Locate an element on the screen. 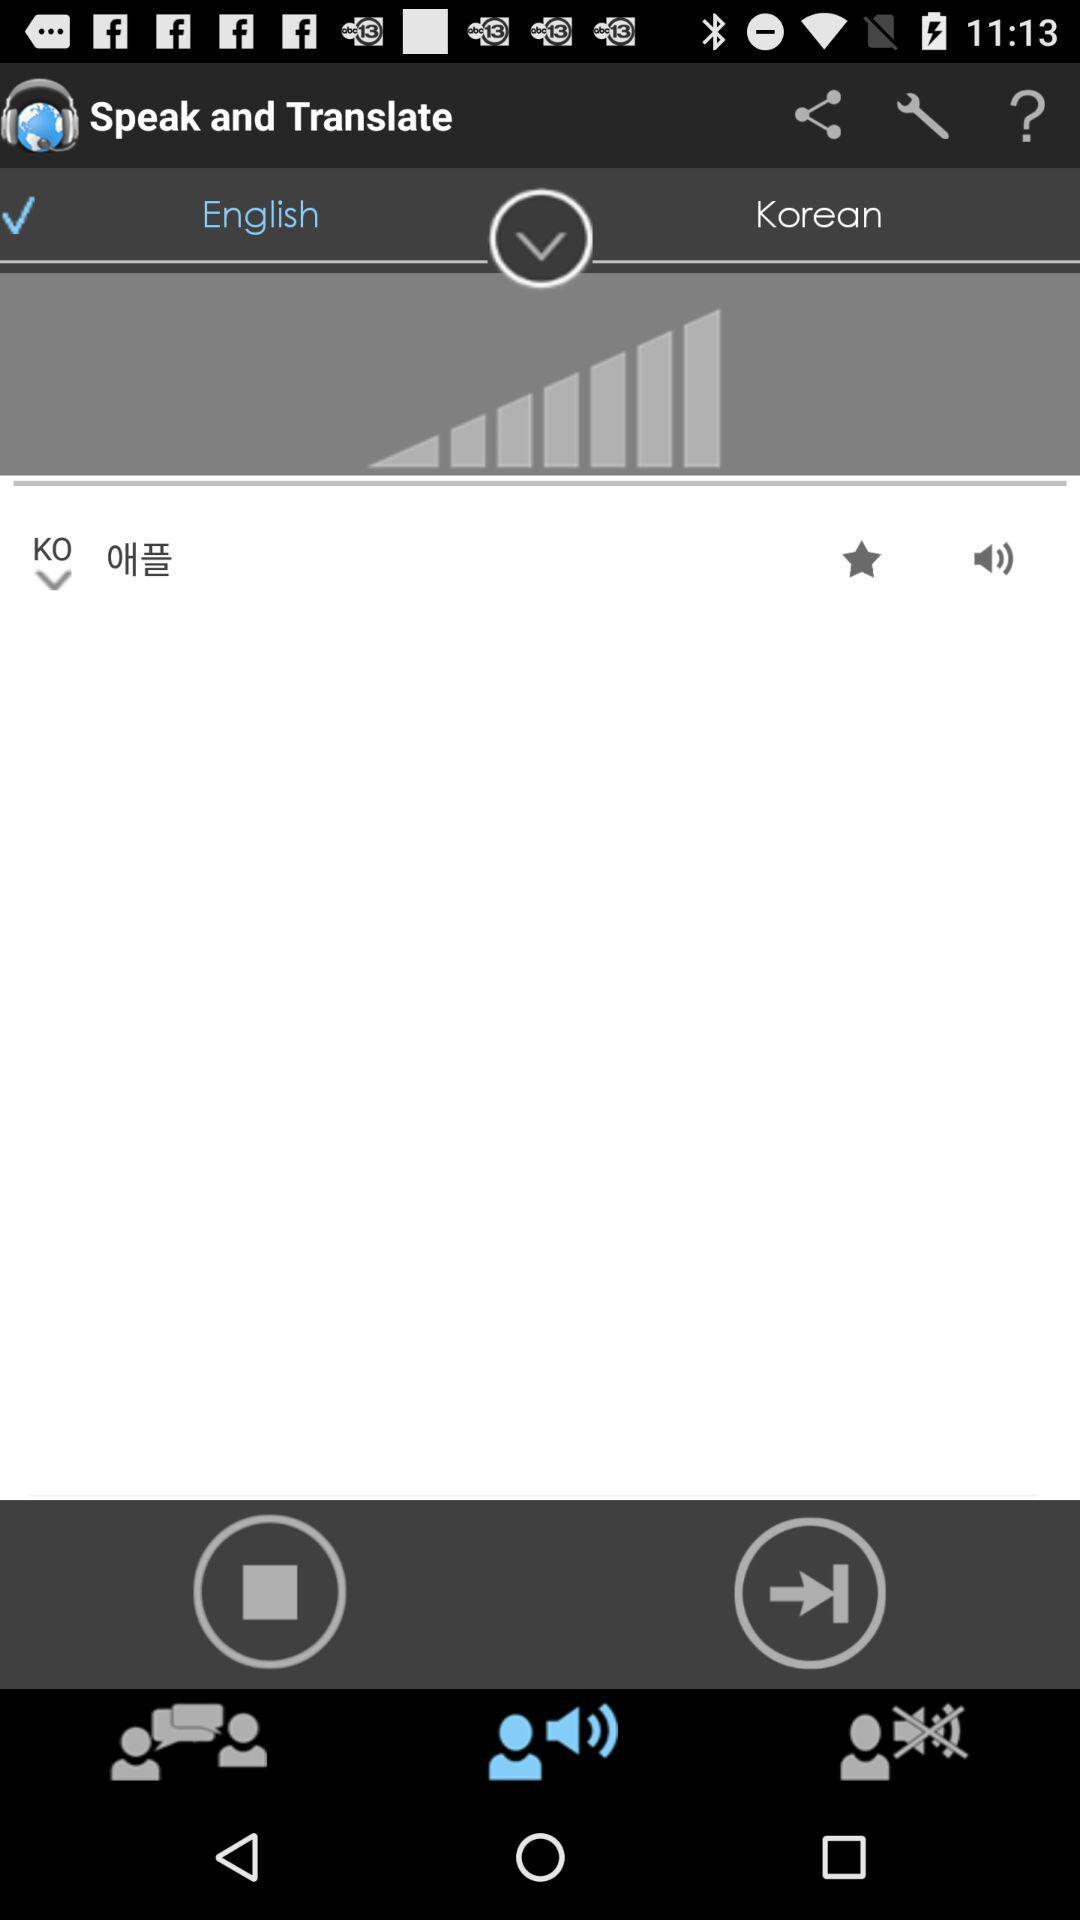 Image resolution: width=1080 pixels, height=1920 pixels. tap for tools is located at coordinates (922, 114).